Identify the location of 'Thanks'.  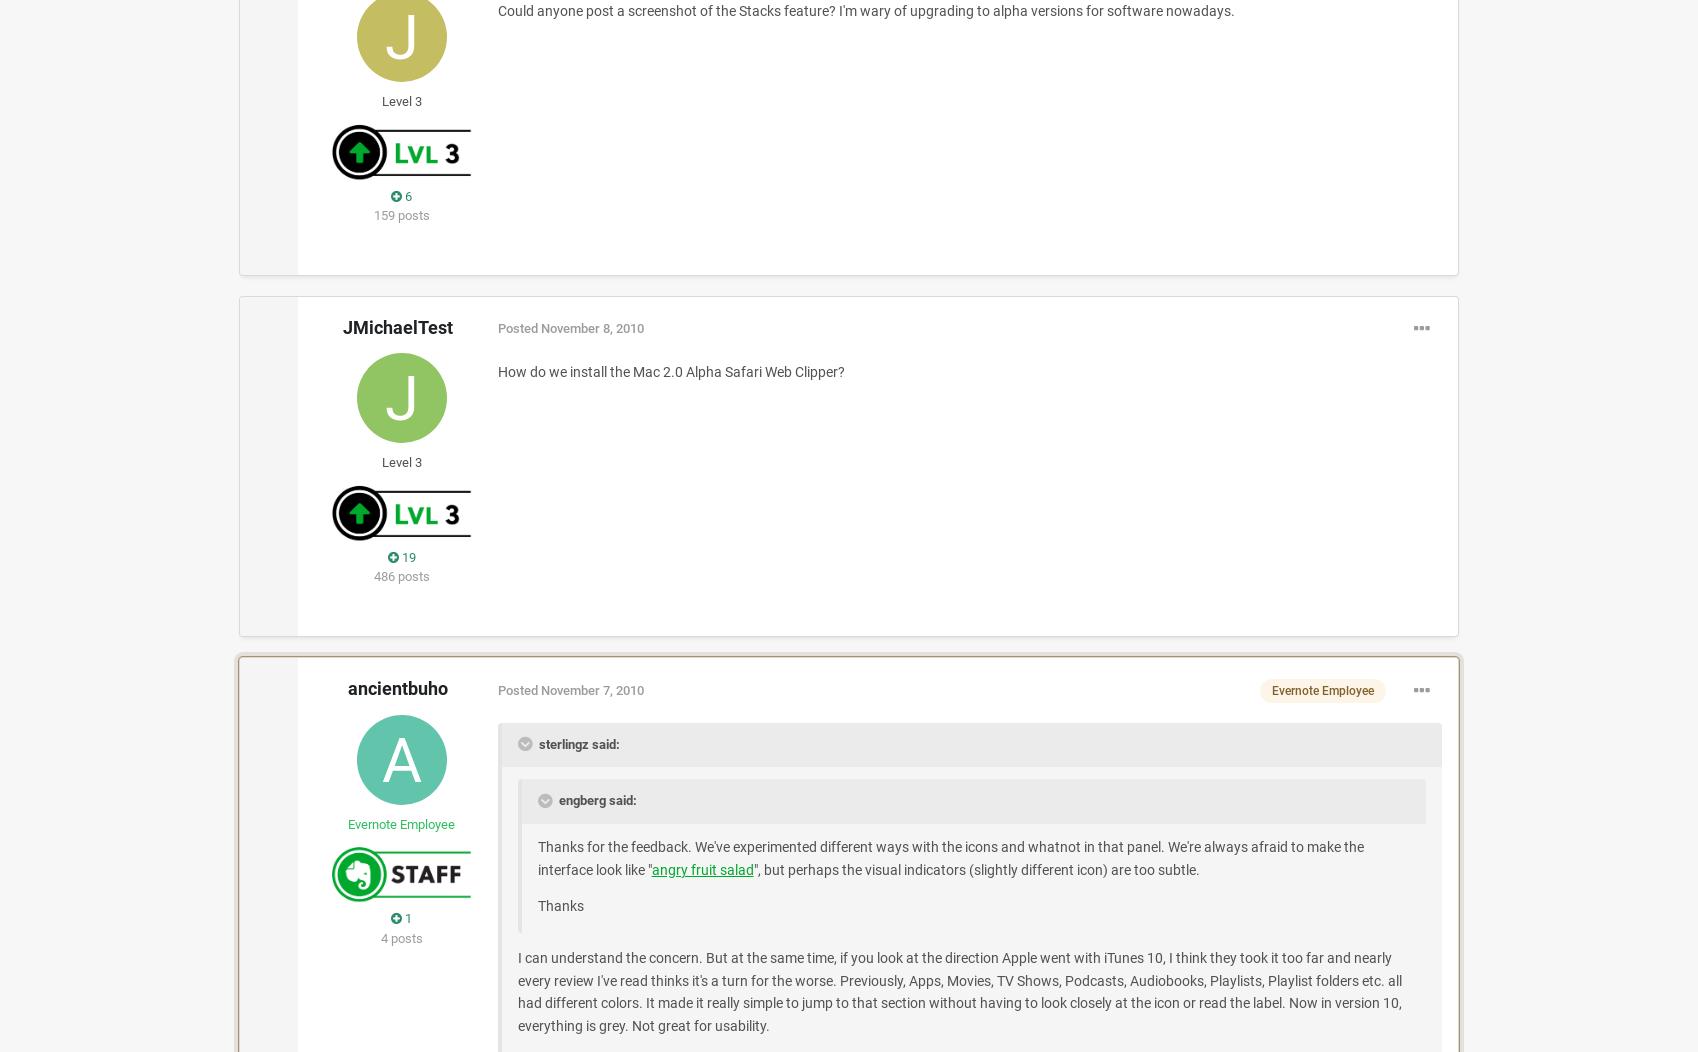
(560, 905).